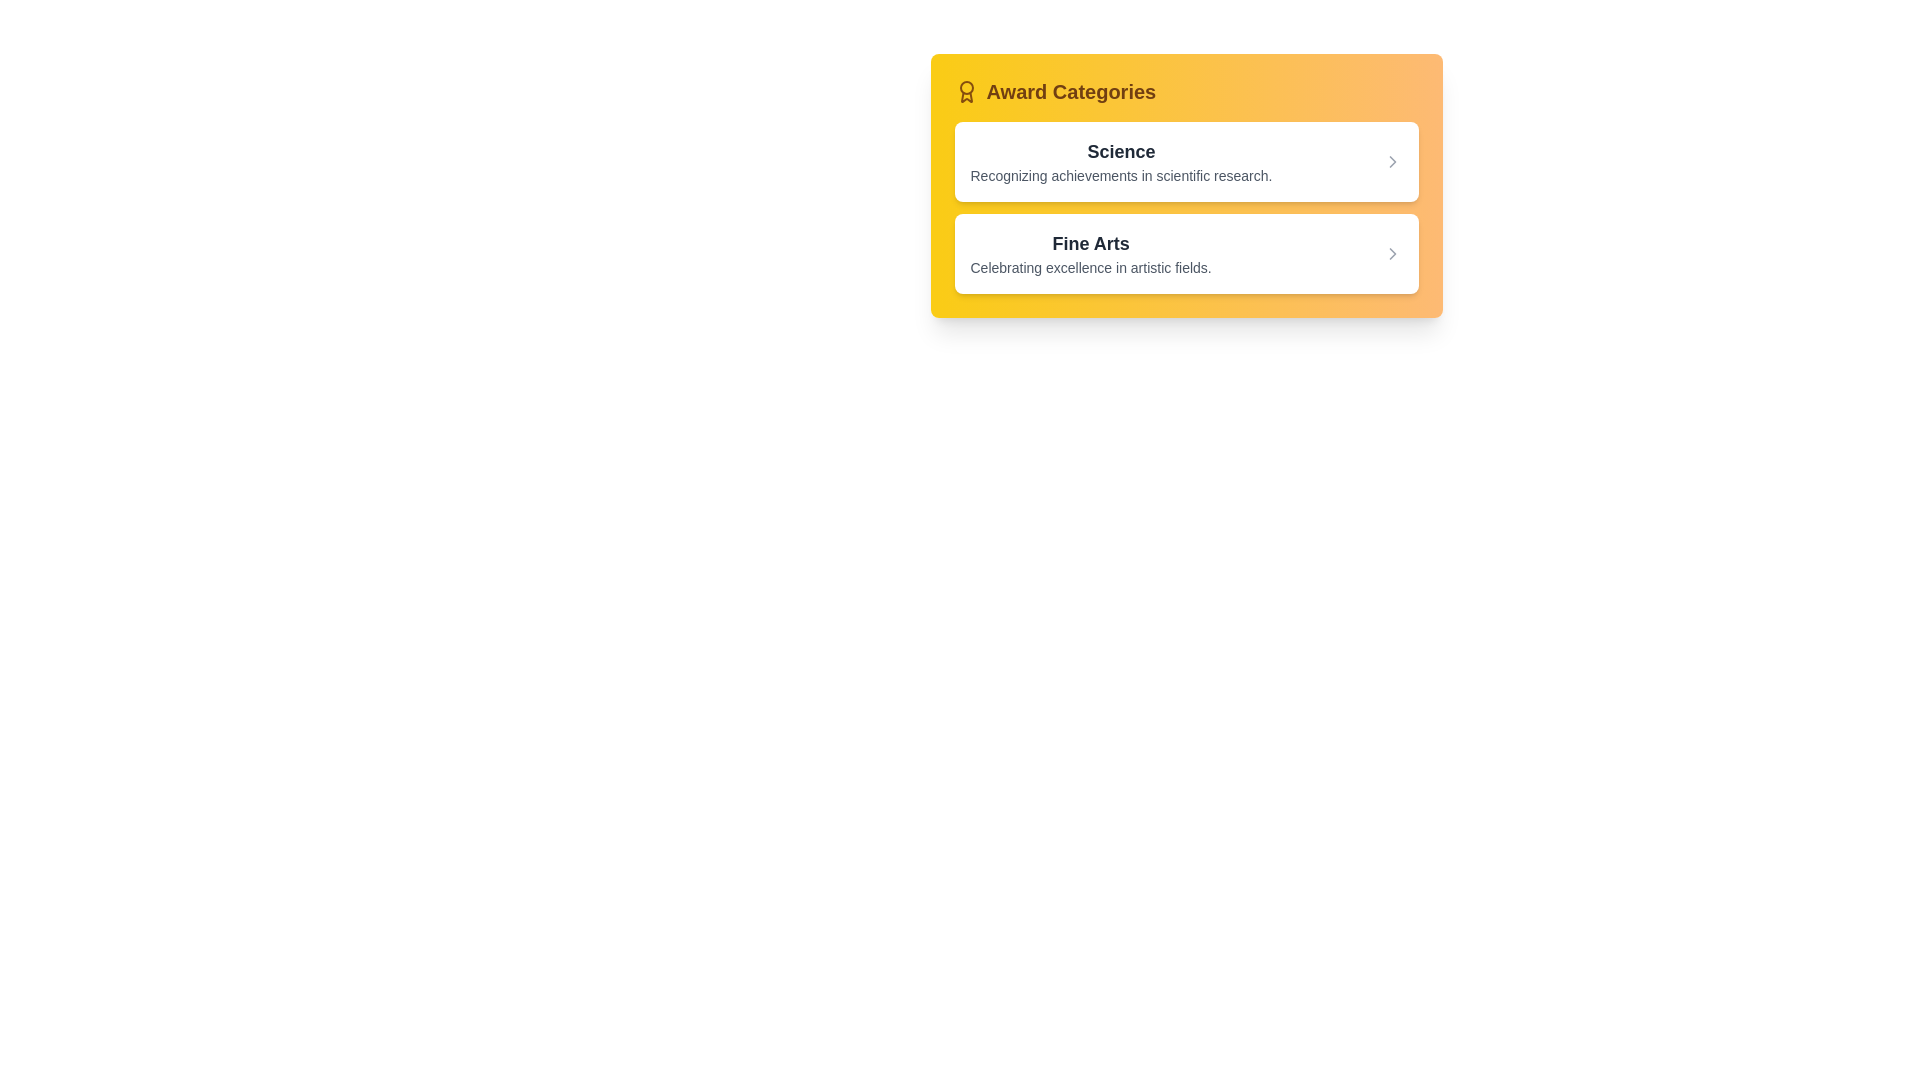 This screenshot has width=1920, height=1080. I want to click on the static text element displaying 'Celebrating excellence in artistic fields.' which is located below the 'Fine Arts' title in a light gray font, so click(1090, 266).